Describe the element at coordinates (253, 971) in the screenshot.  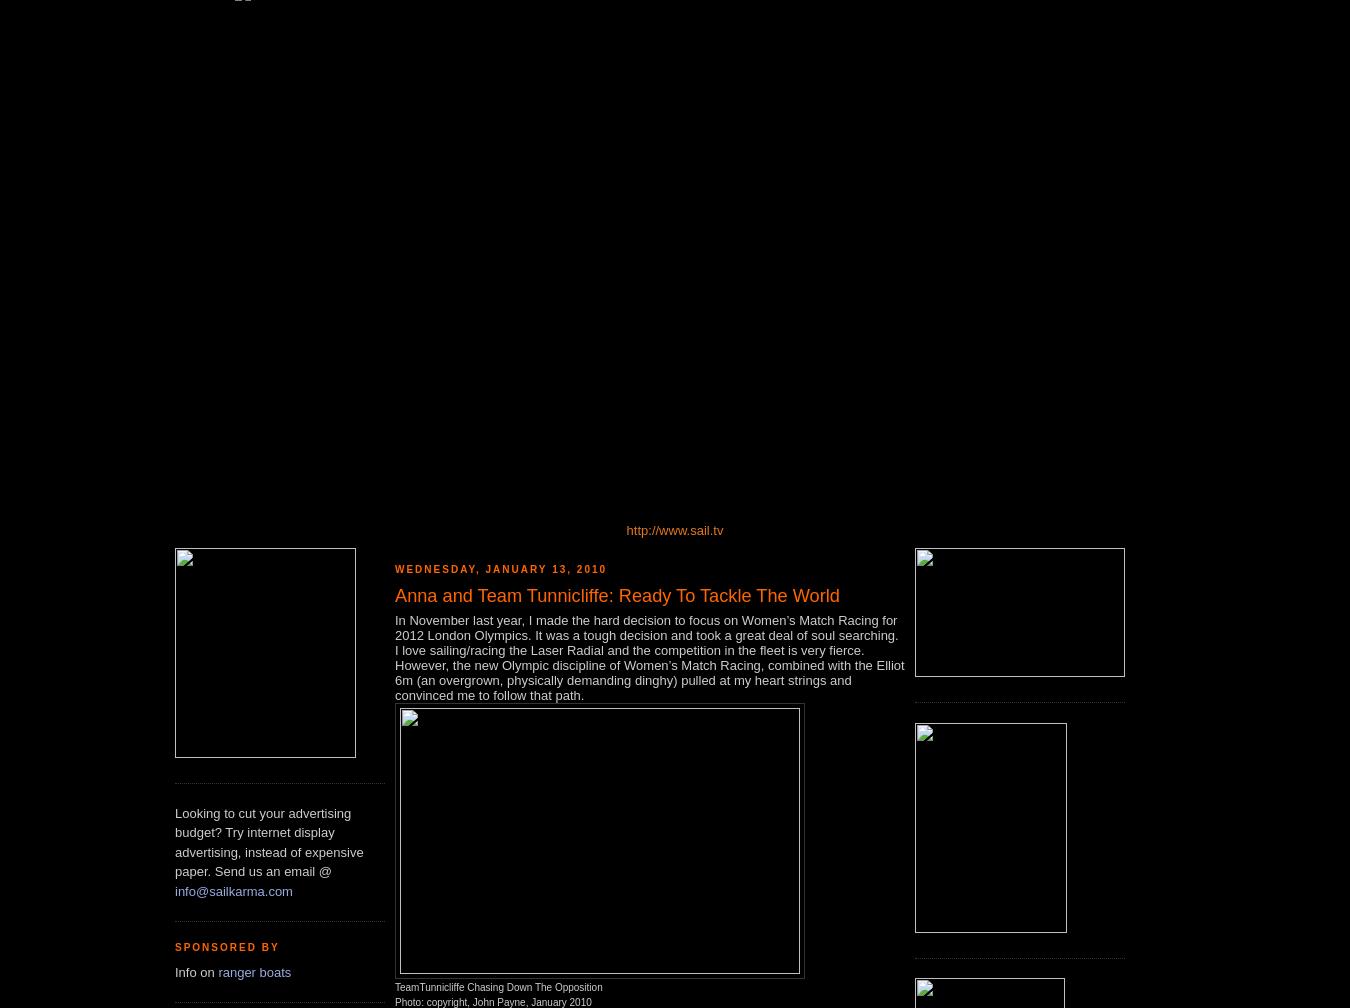
I see `'ranger boats'` at that location.